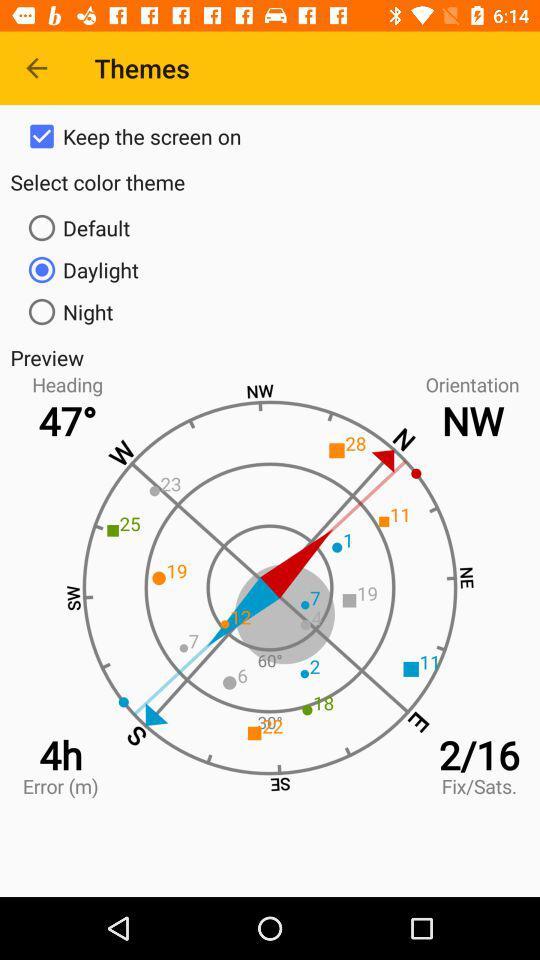  Describe the element at coordinates (36, 68) in the screenshot. I see `item to the left of the themes` at that location.